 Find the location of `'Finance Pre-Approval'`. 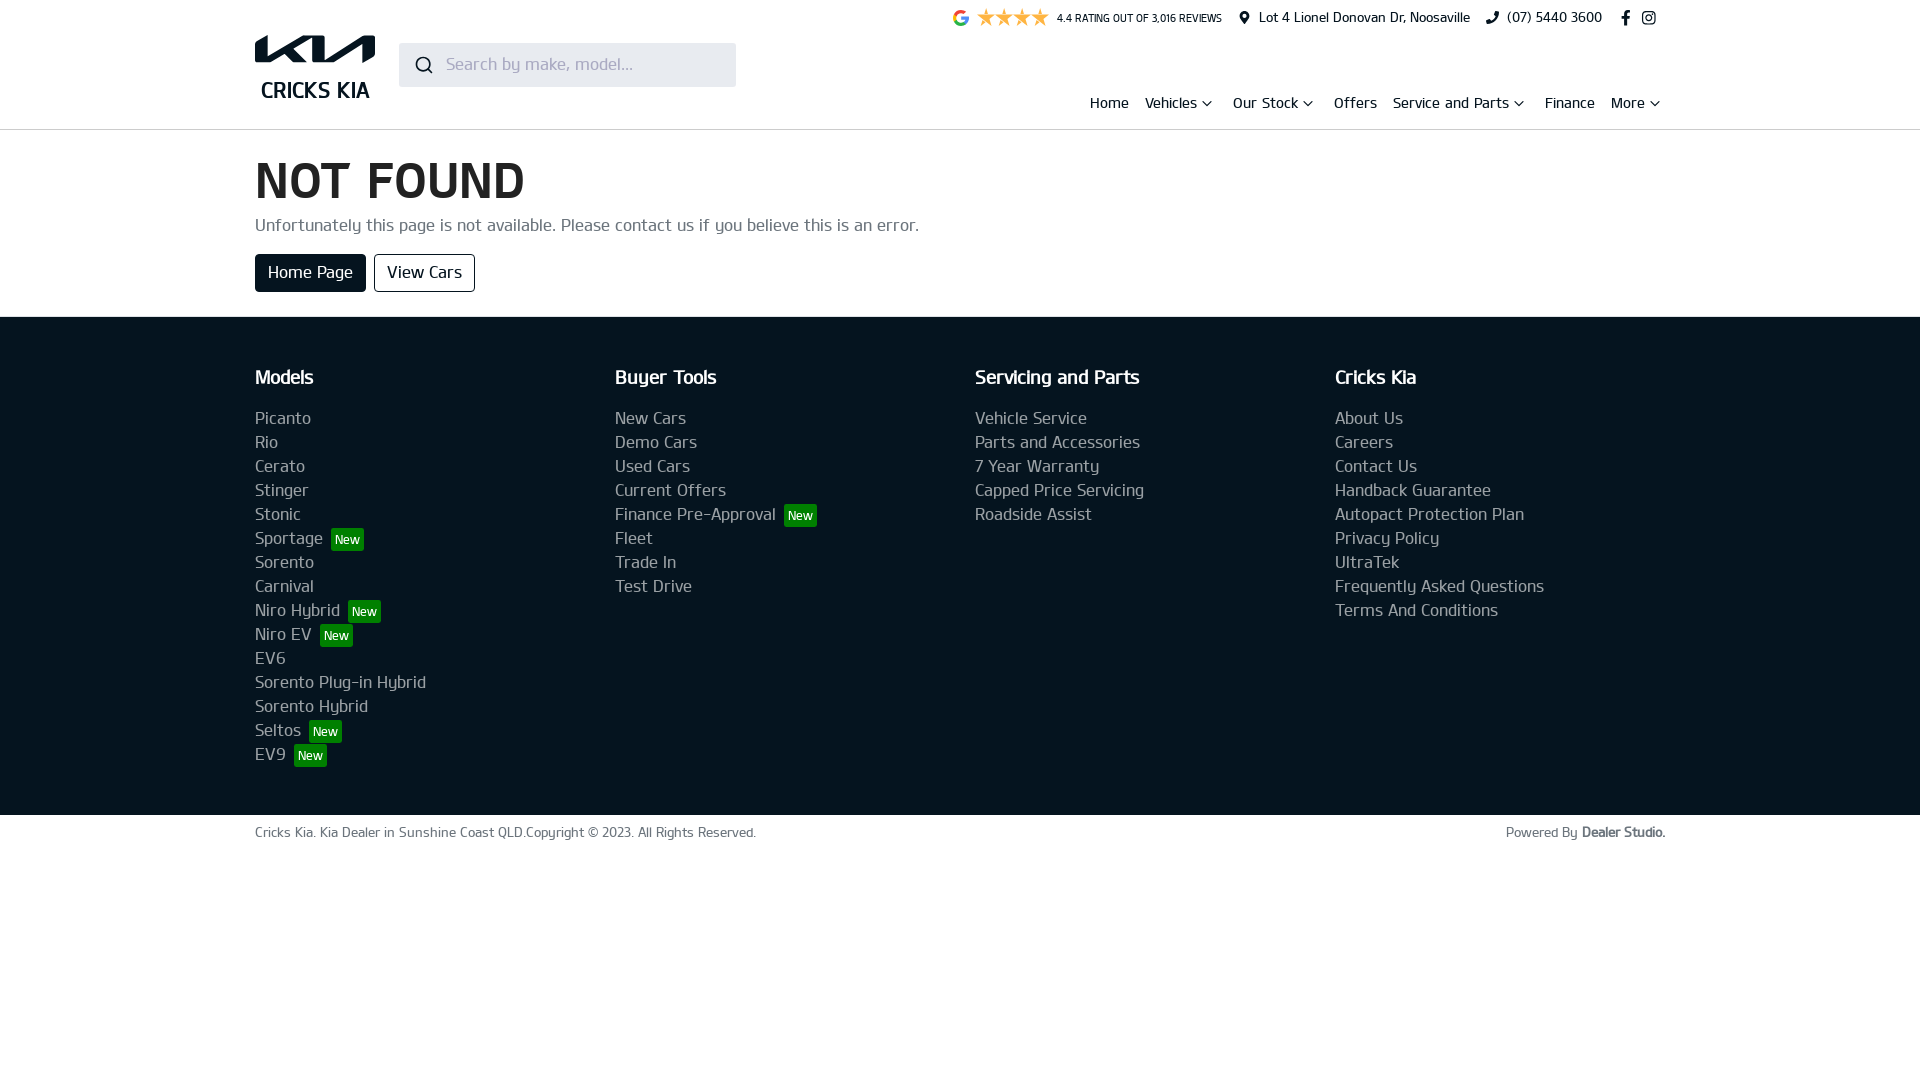

'Finance Pre-Approval' is located at coordinates (715, 513).